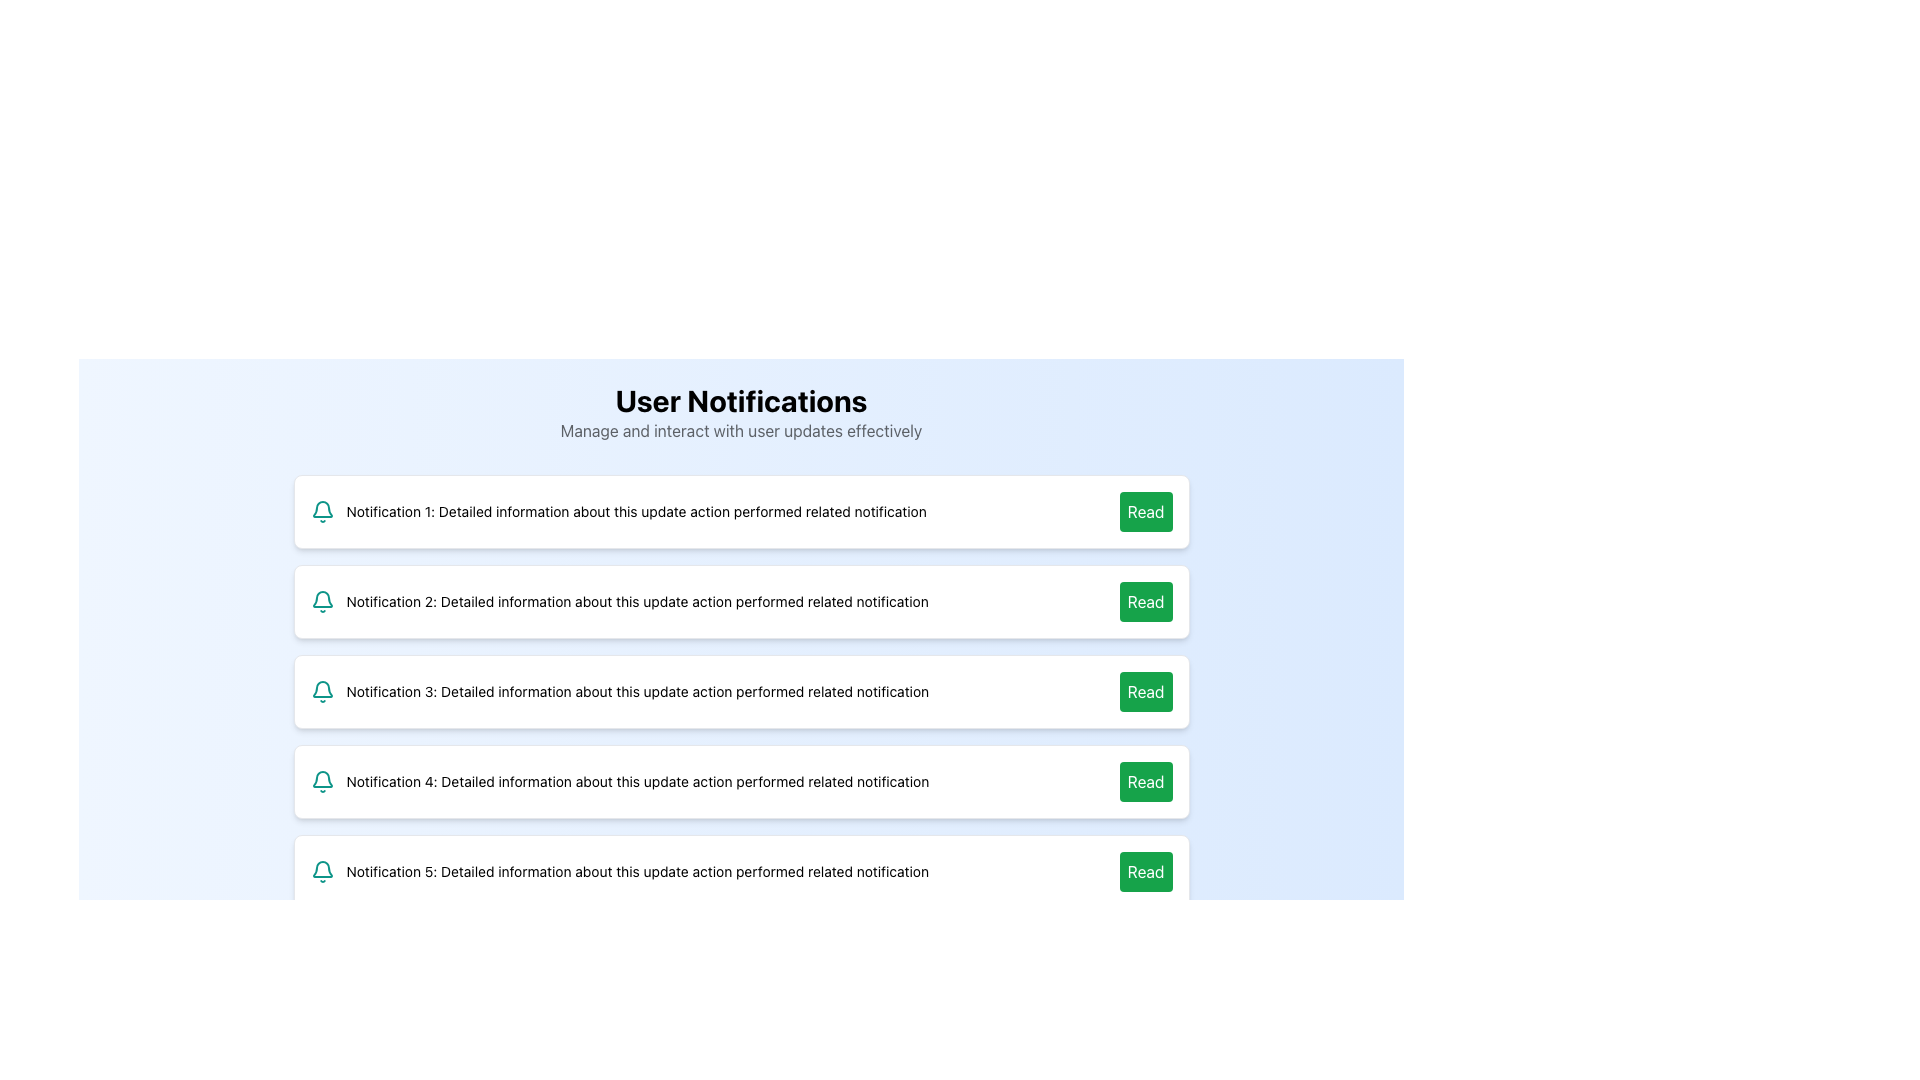 The width and height of the screenshot is (1920, 1080). What do you see at coordinates (1146, 870) in the screenshot?
I see `the 'Read' button located in the notification block for 'Notification 5: Detailed information about this update action performed related notification' to change its appearance` at bounding box center [1146, 870].